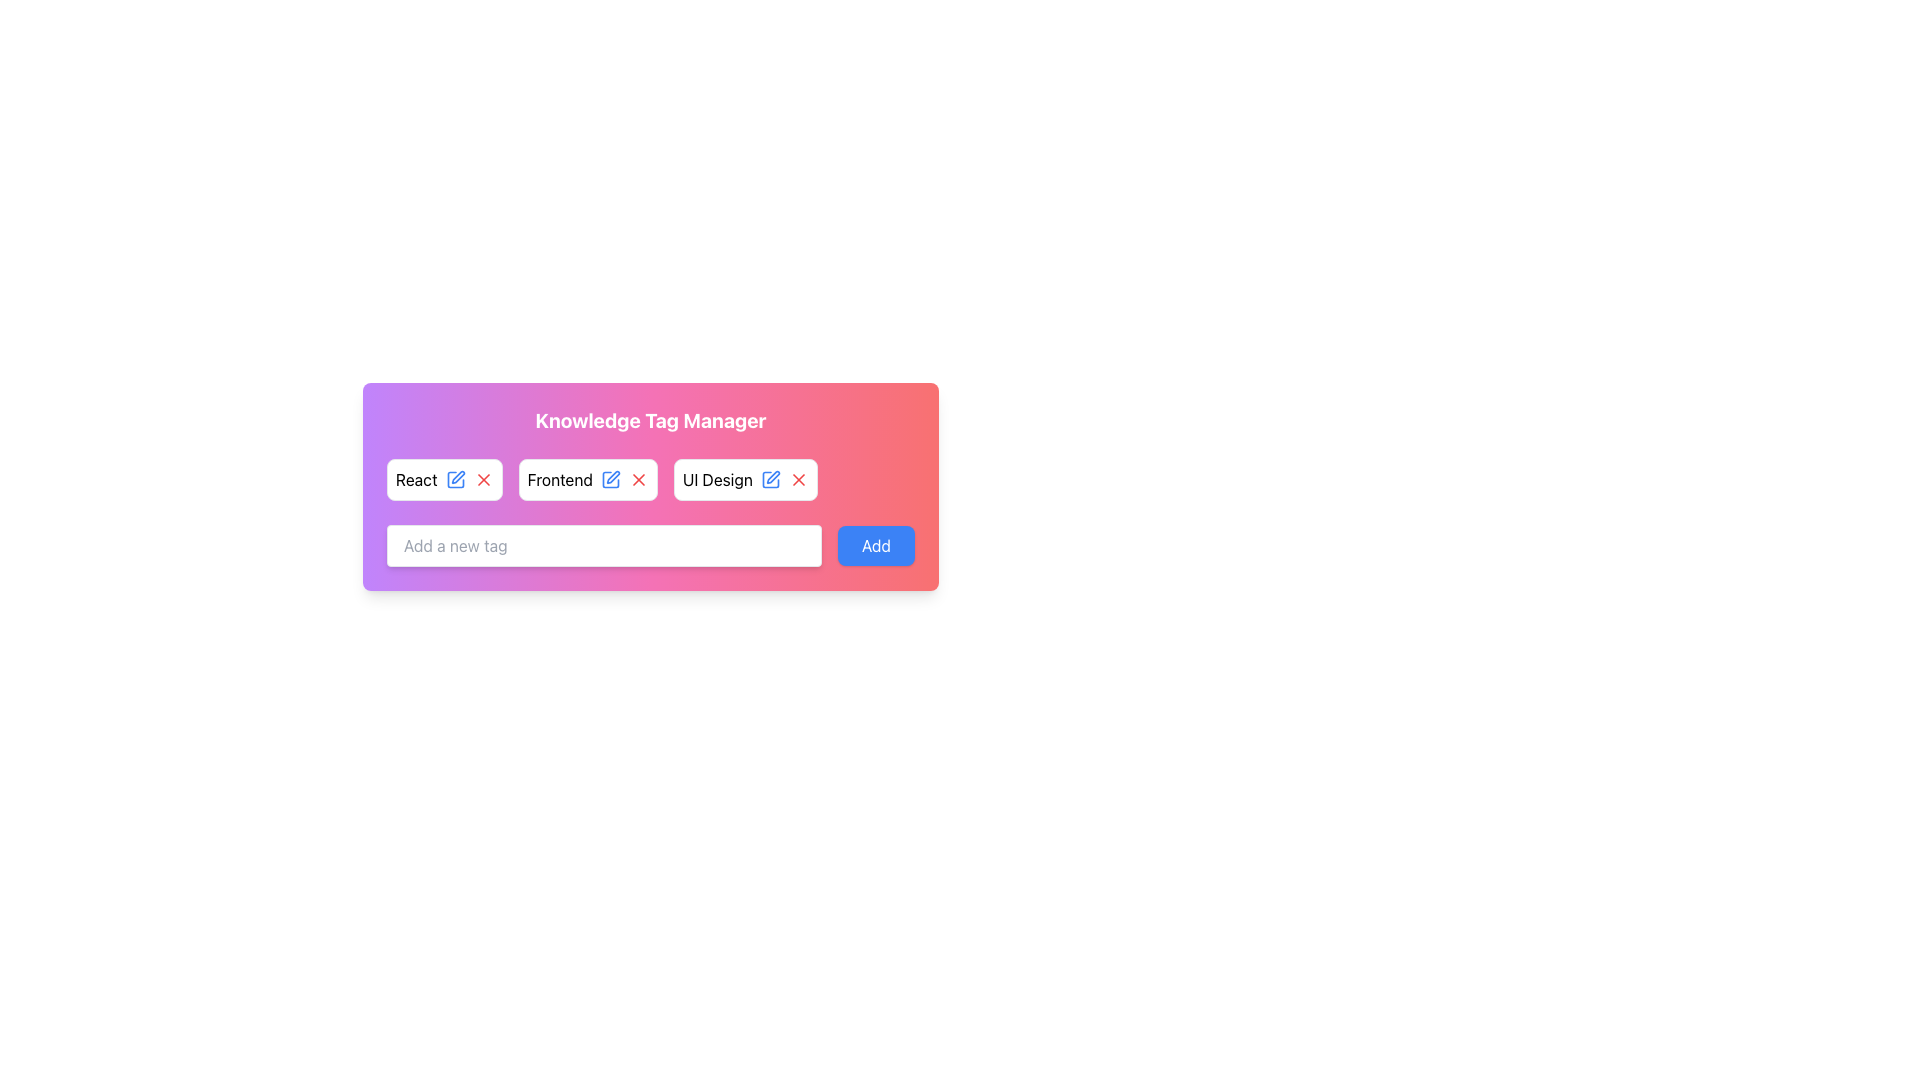  Describe the element at coordinates (637, 479) in the screenshot. I see `the small red 'X' icon button located inside the 'Frontend' tag` at that location.